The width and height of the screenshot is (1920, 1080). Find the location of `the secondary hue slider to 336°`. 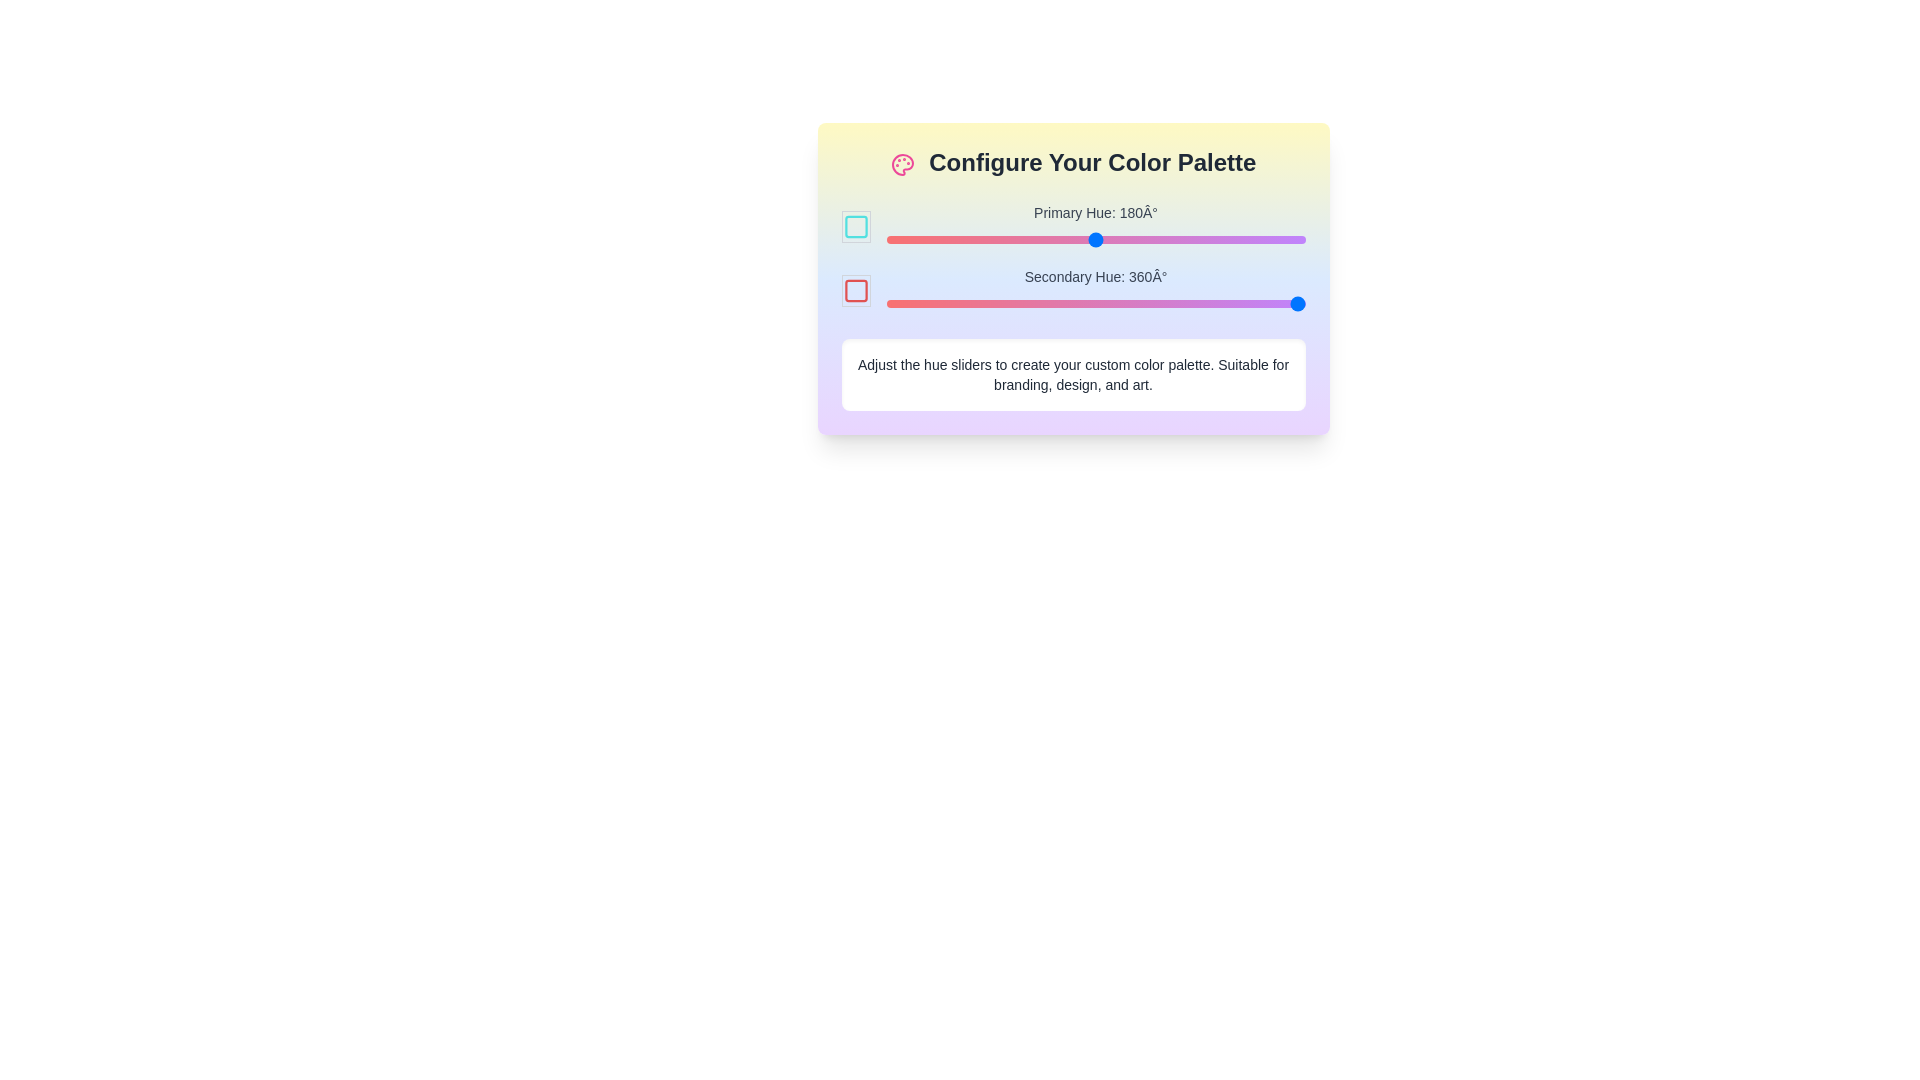

the secondary hue slider to 336° is located at coordinates (1276, 304).